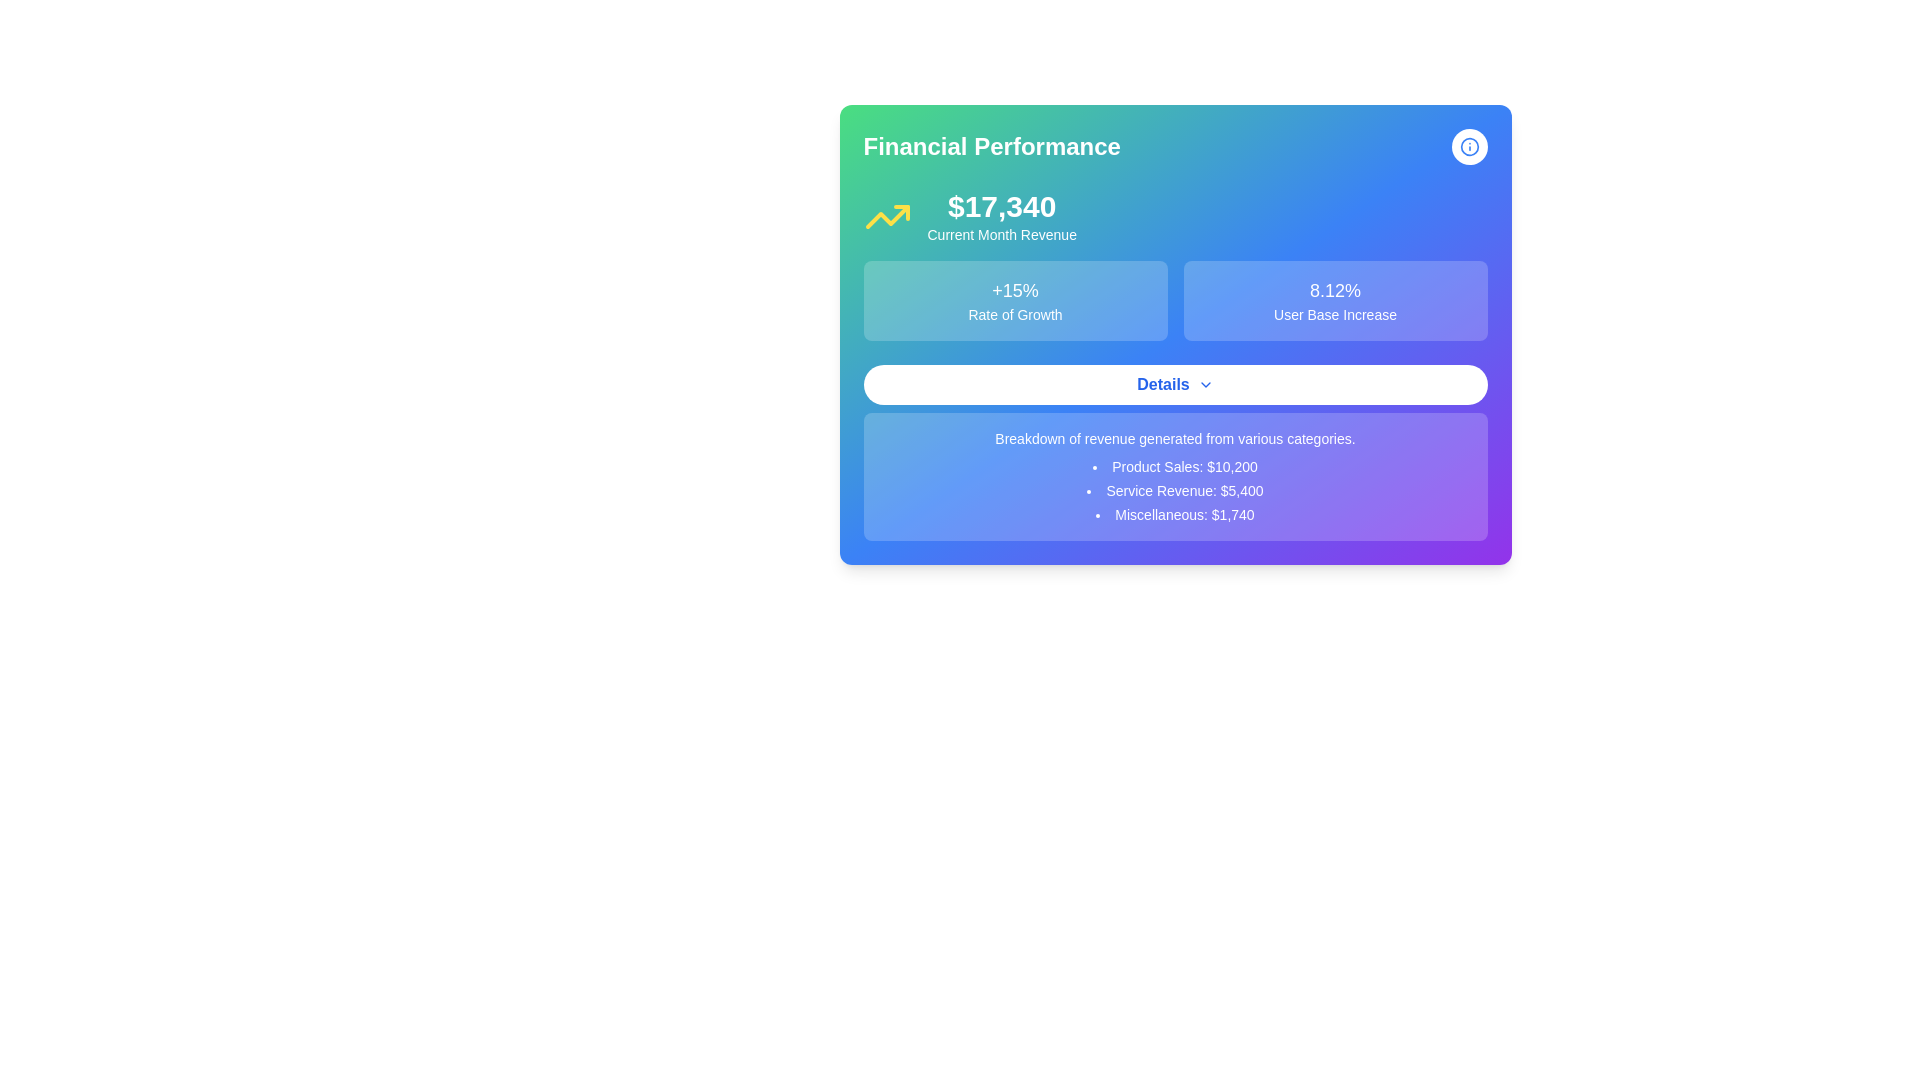 This screenshot has width=1920, height=1080. I want to click on the text items in the ordered or unordered list located centrally at the lower portion of the revenue breakdown card, directly beneath the heading 'Breakdown of revenue generated from various categories.', so click(1175, 490).